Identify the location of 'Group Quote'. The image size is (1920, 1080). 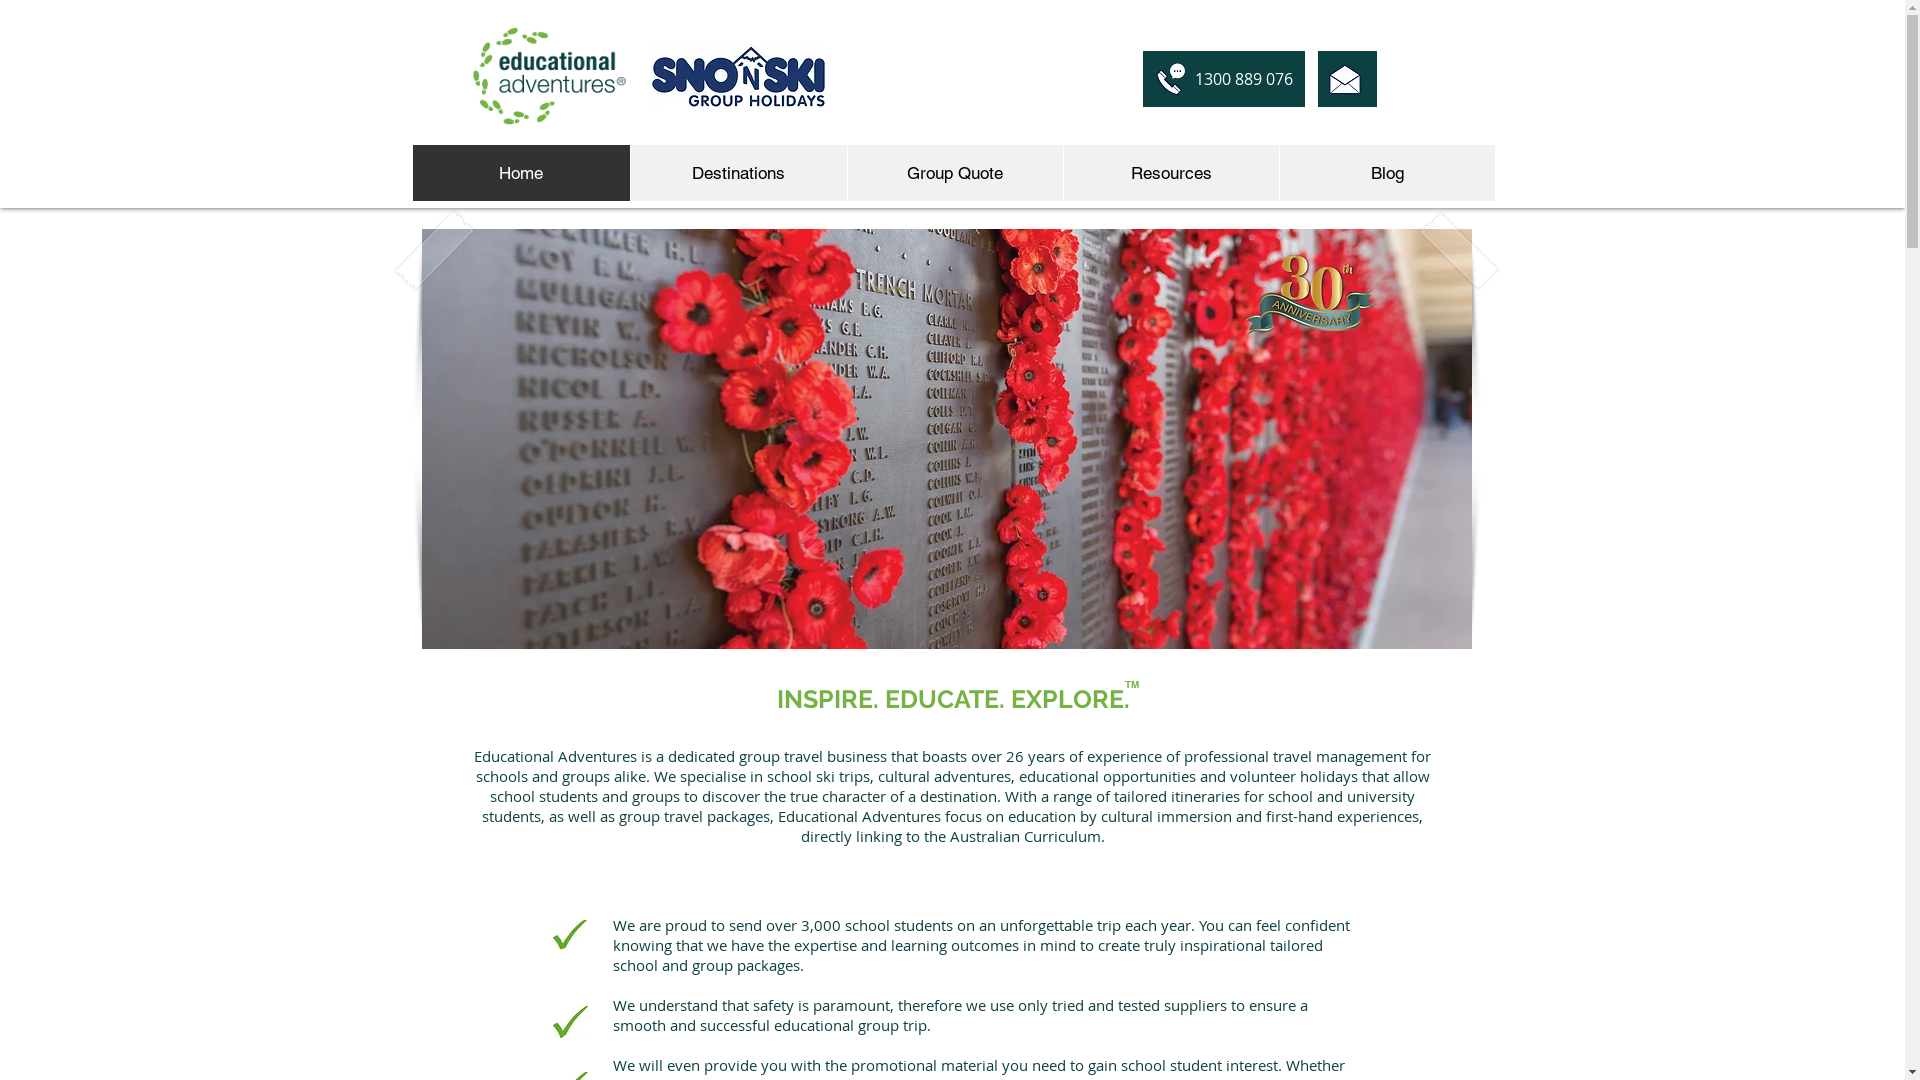
(953, 172).